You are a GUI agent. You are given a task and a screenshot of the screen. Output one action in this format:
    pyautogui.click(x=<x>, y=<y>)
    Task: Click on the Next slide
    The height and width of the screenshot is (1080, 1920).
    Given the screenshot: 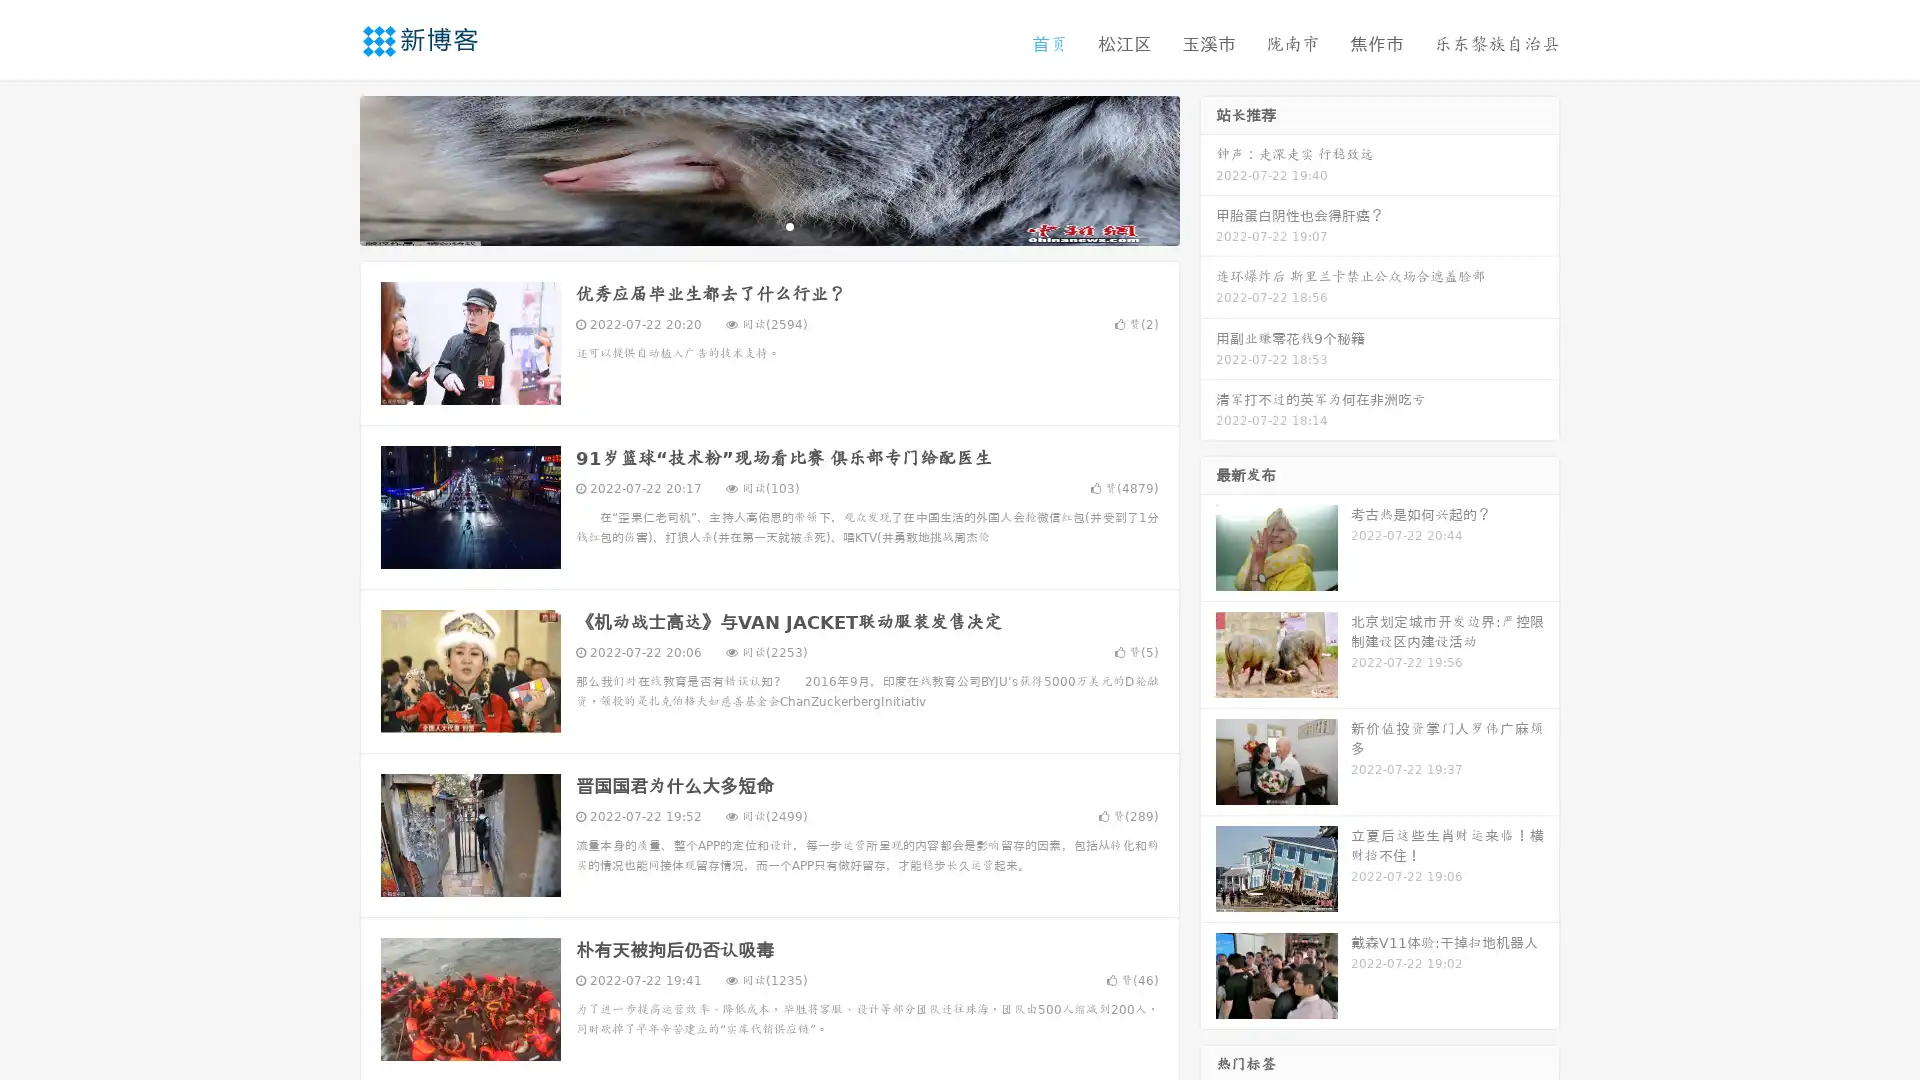 What is the action you would take?
    pyautogui.click(x=1208, y=168)
    